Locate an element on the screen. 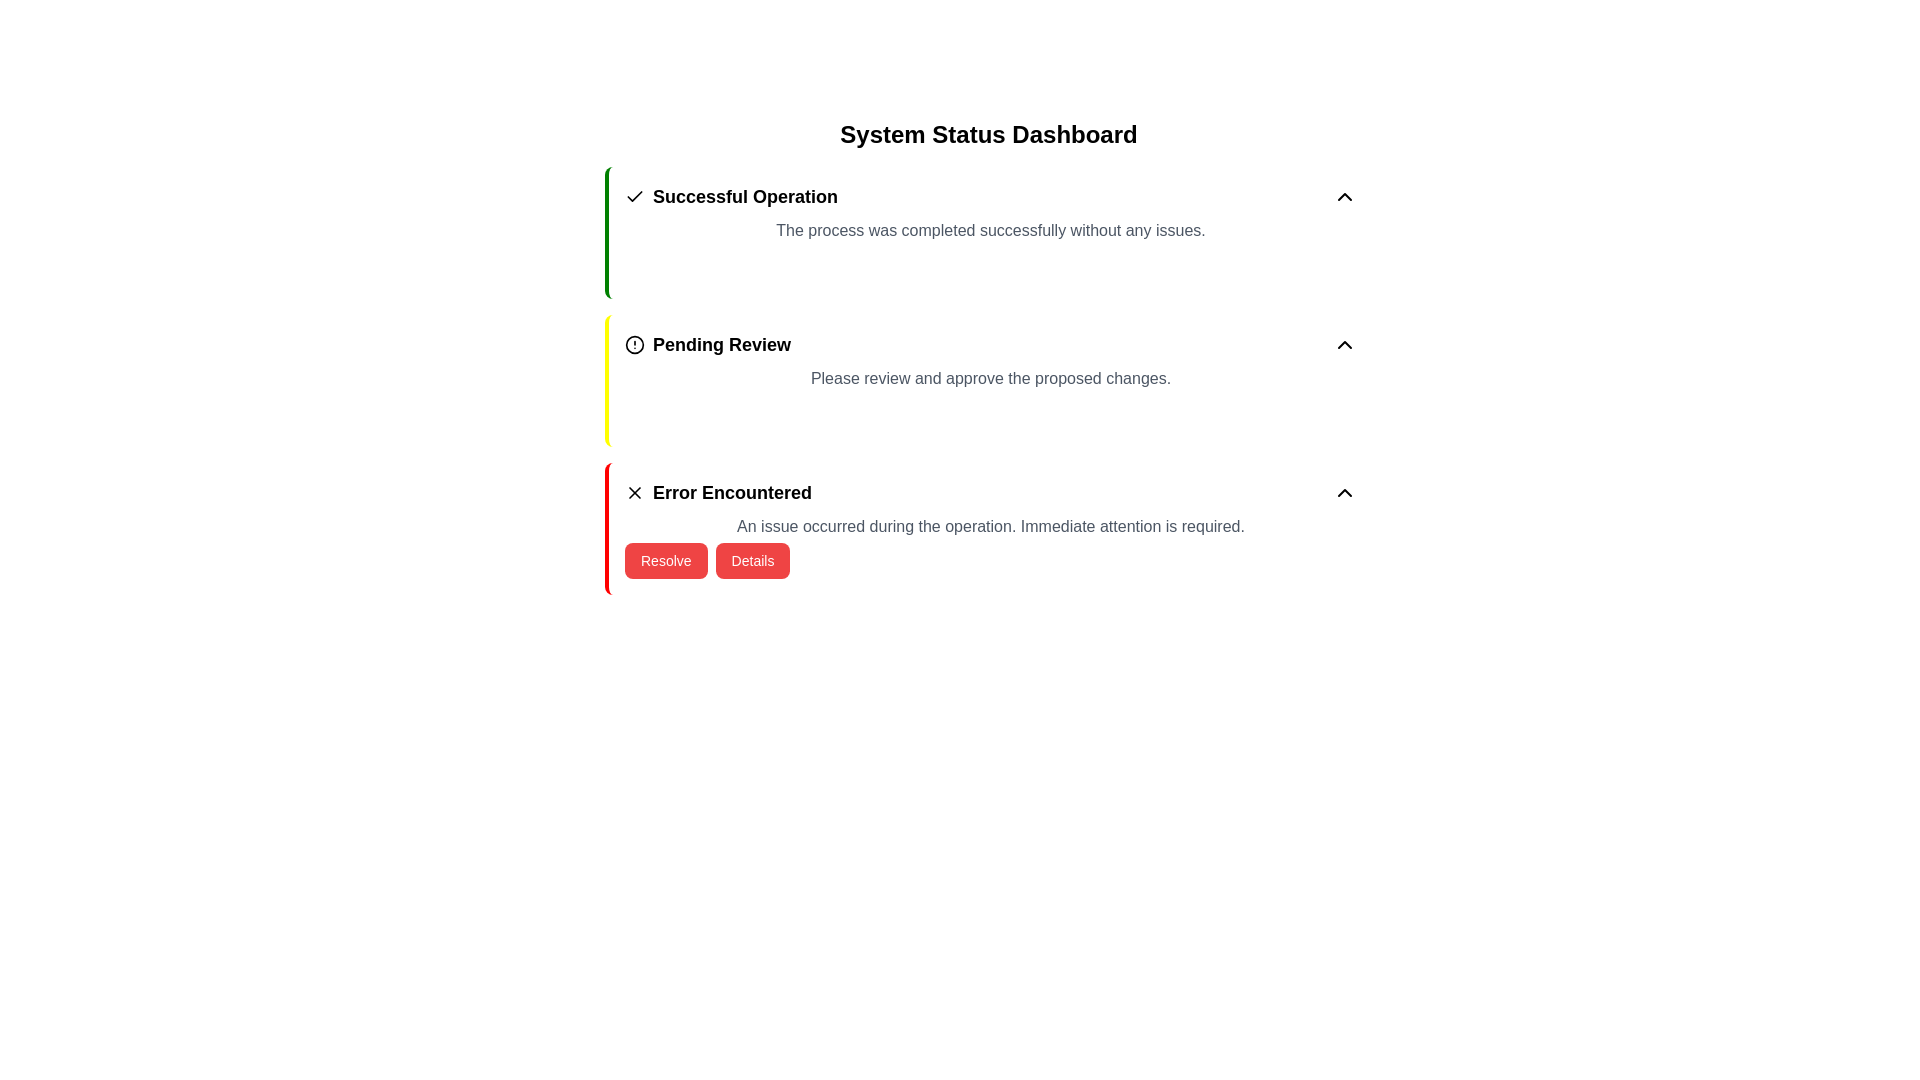 The width and height of the screenshot is (1920, 1080). the static text displaying 'Please review and approve the proposed changes.' located in the 'Pending Review' section of the 'System Status Dashboard.' is located at coordinates (990, 378).